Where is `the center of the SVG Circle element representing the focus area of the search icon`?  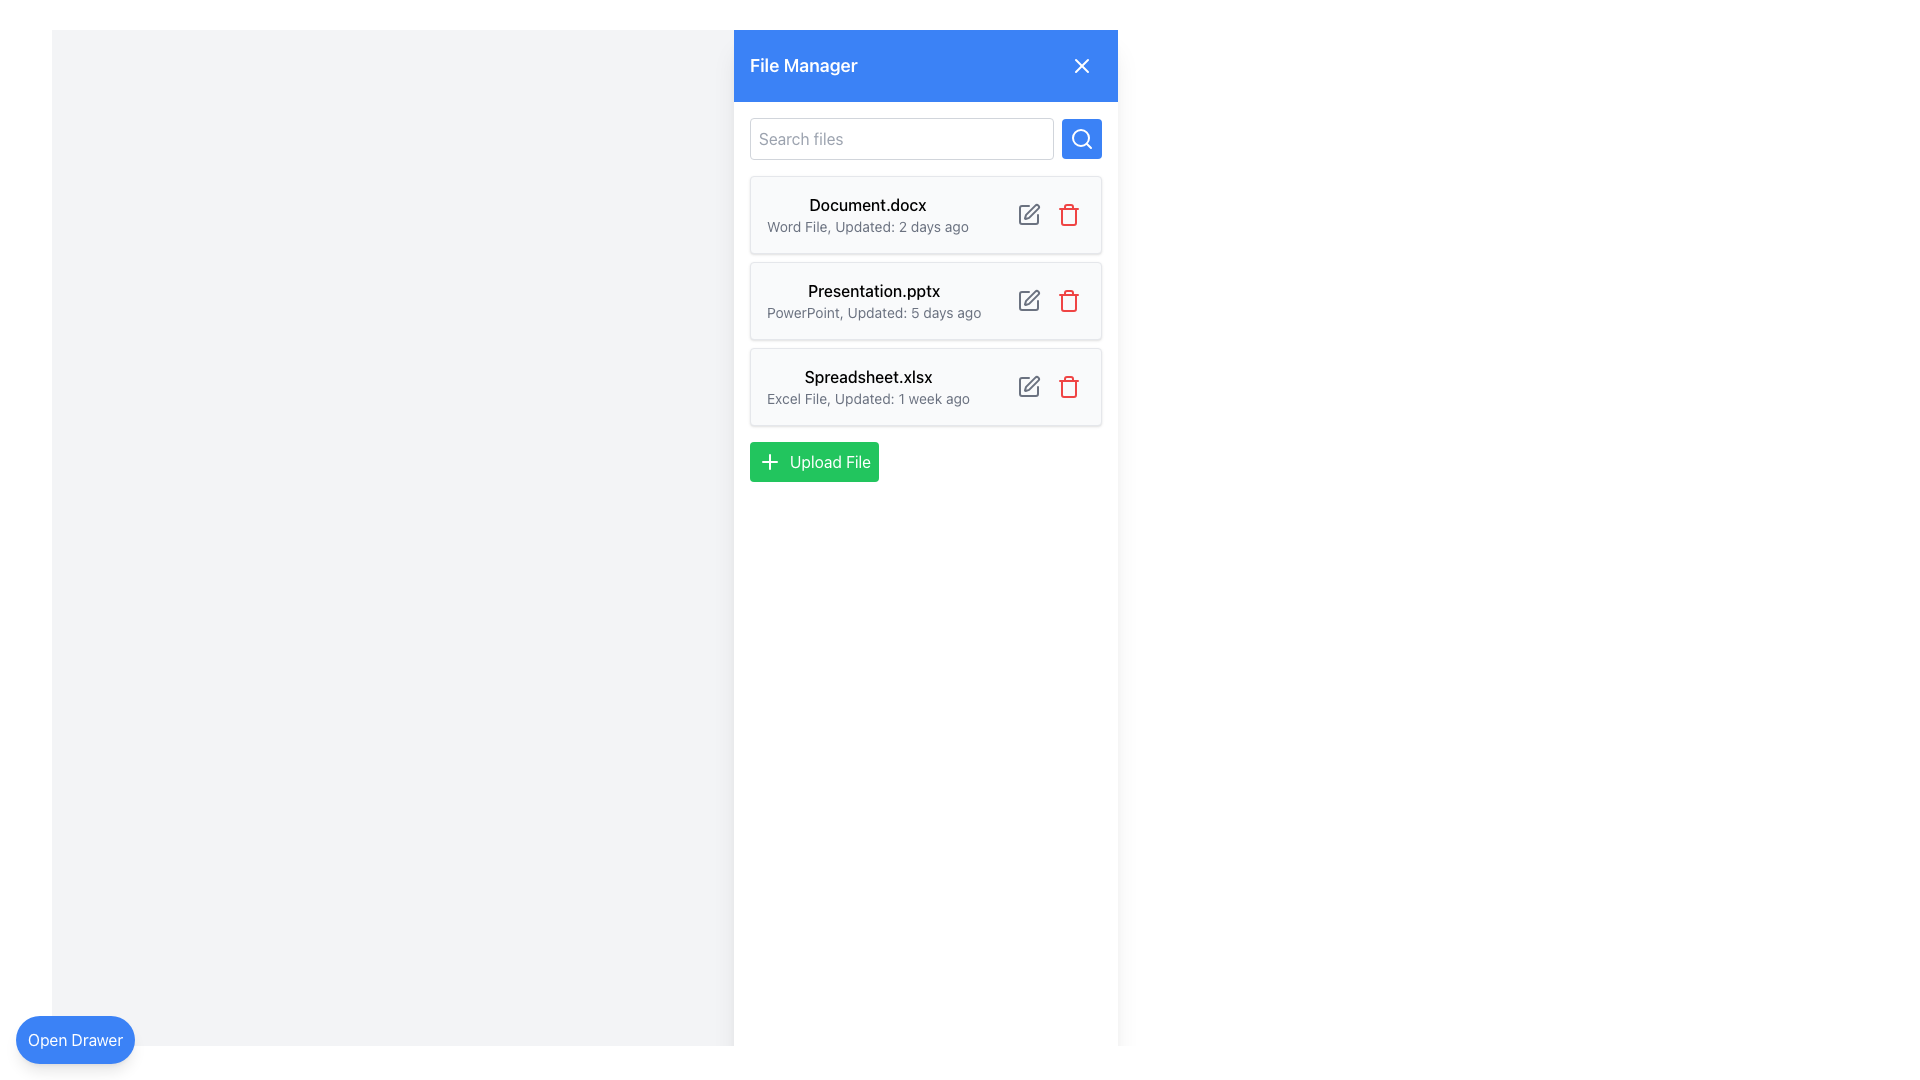
the center of the SVG Circle element representing the focus area of the search icon is located at coordinates (1079, 137).